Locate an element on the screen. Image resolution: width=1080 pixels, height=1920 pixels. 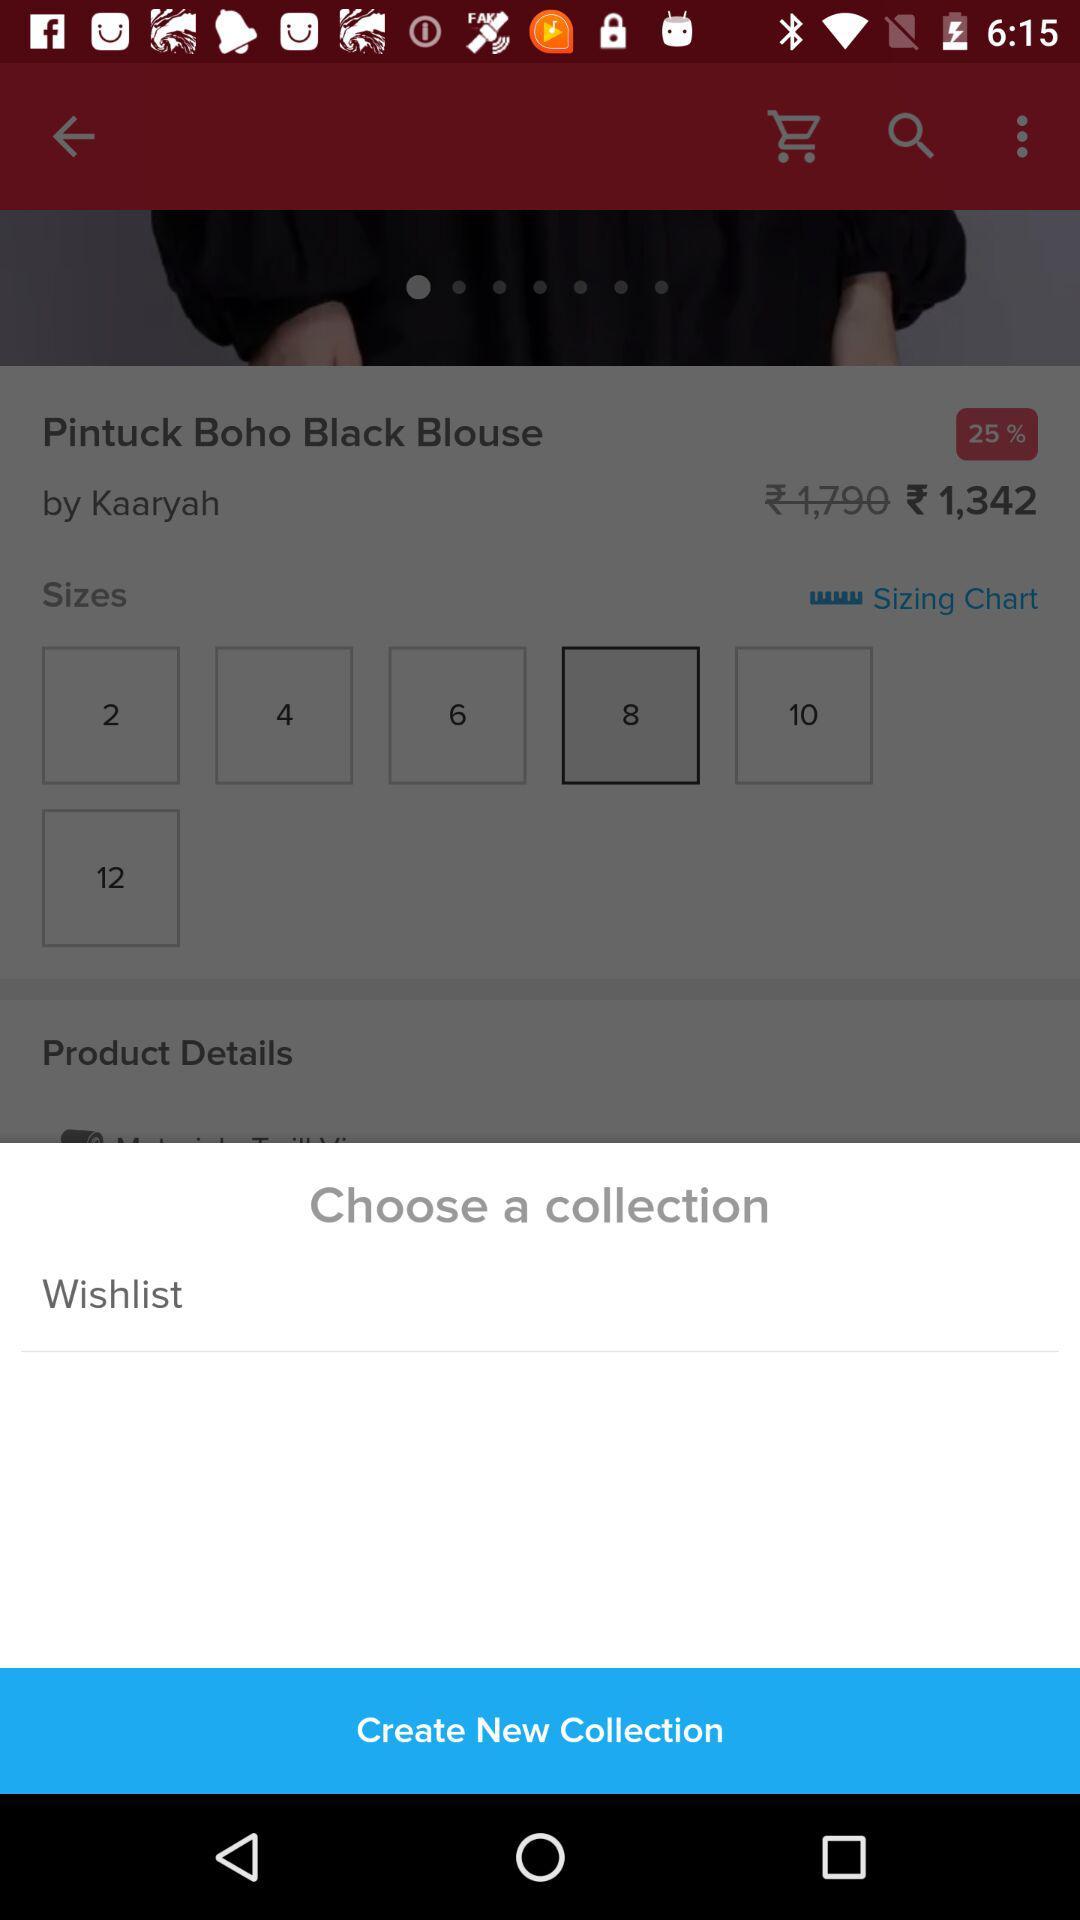
item above the choose a collection is located at coordinates (540, 602).